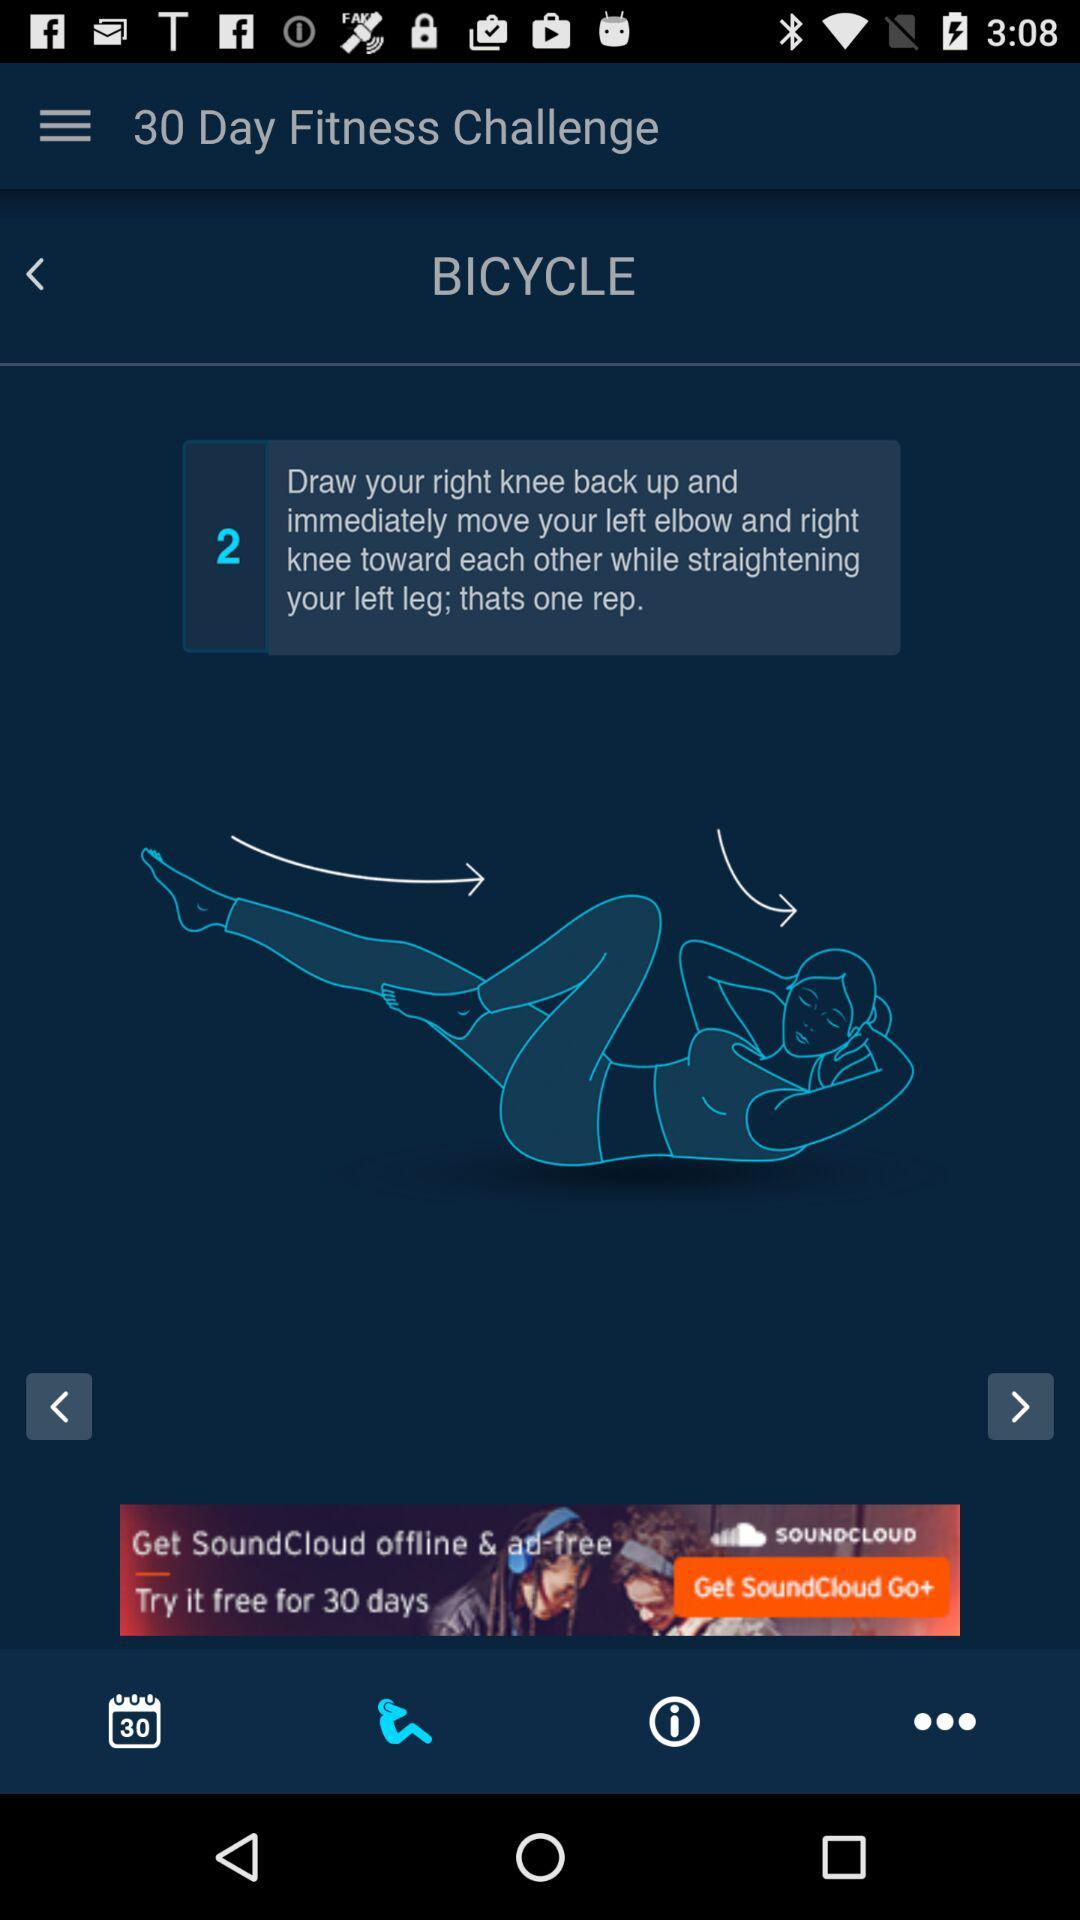  What do you see at coordinates (540, 1569) in the screenshot?
I see `advertisement for sendcloud` at bounding box center [540, 1569].